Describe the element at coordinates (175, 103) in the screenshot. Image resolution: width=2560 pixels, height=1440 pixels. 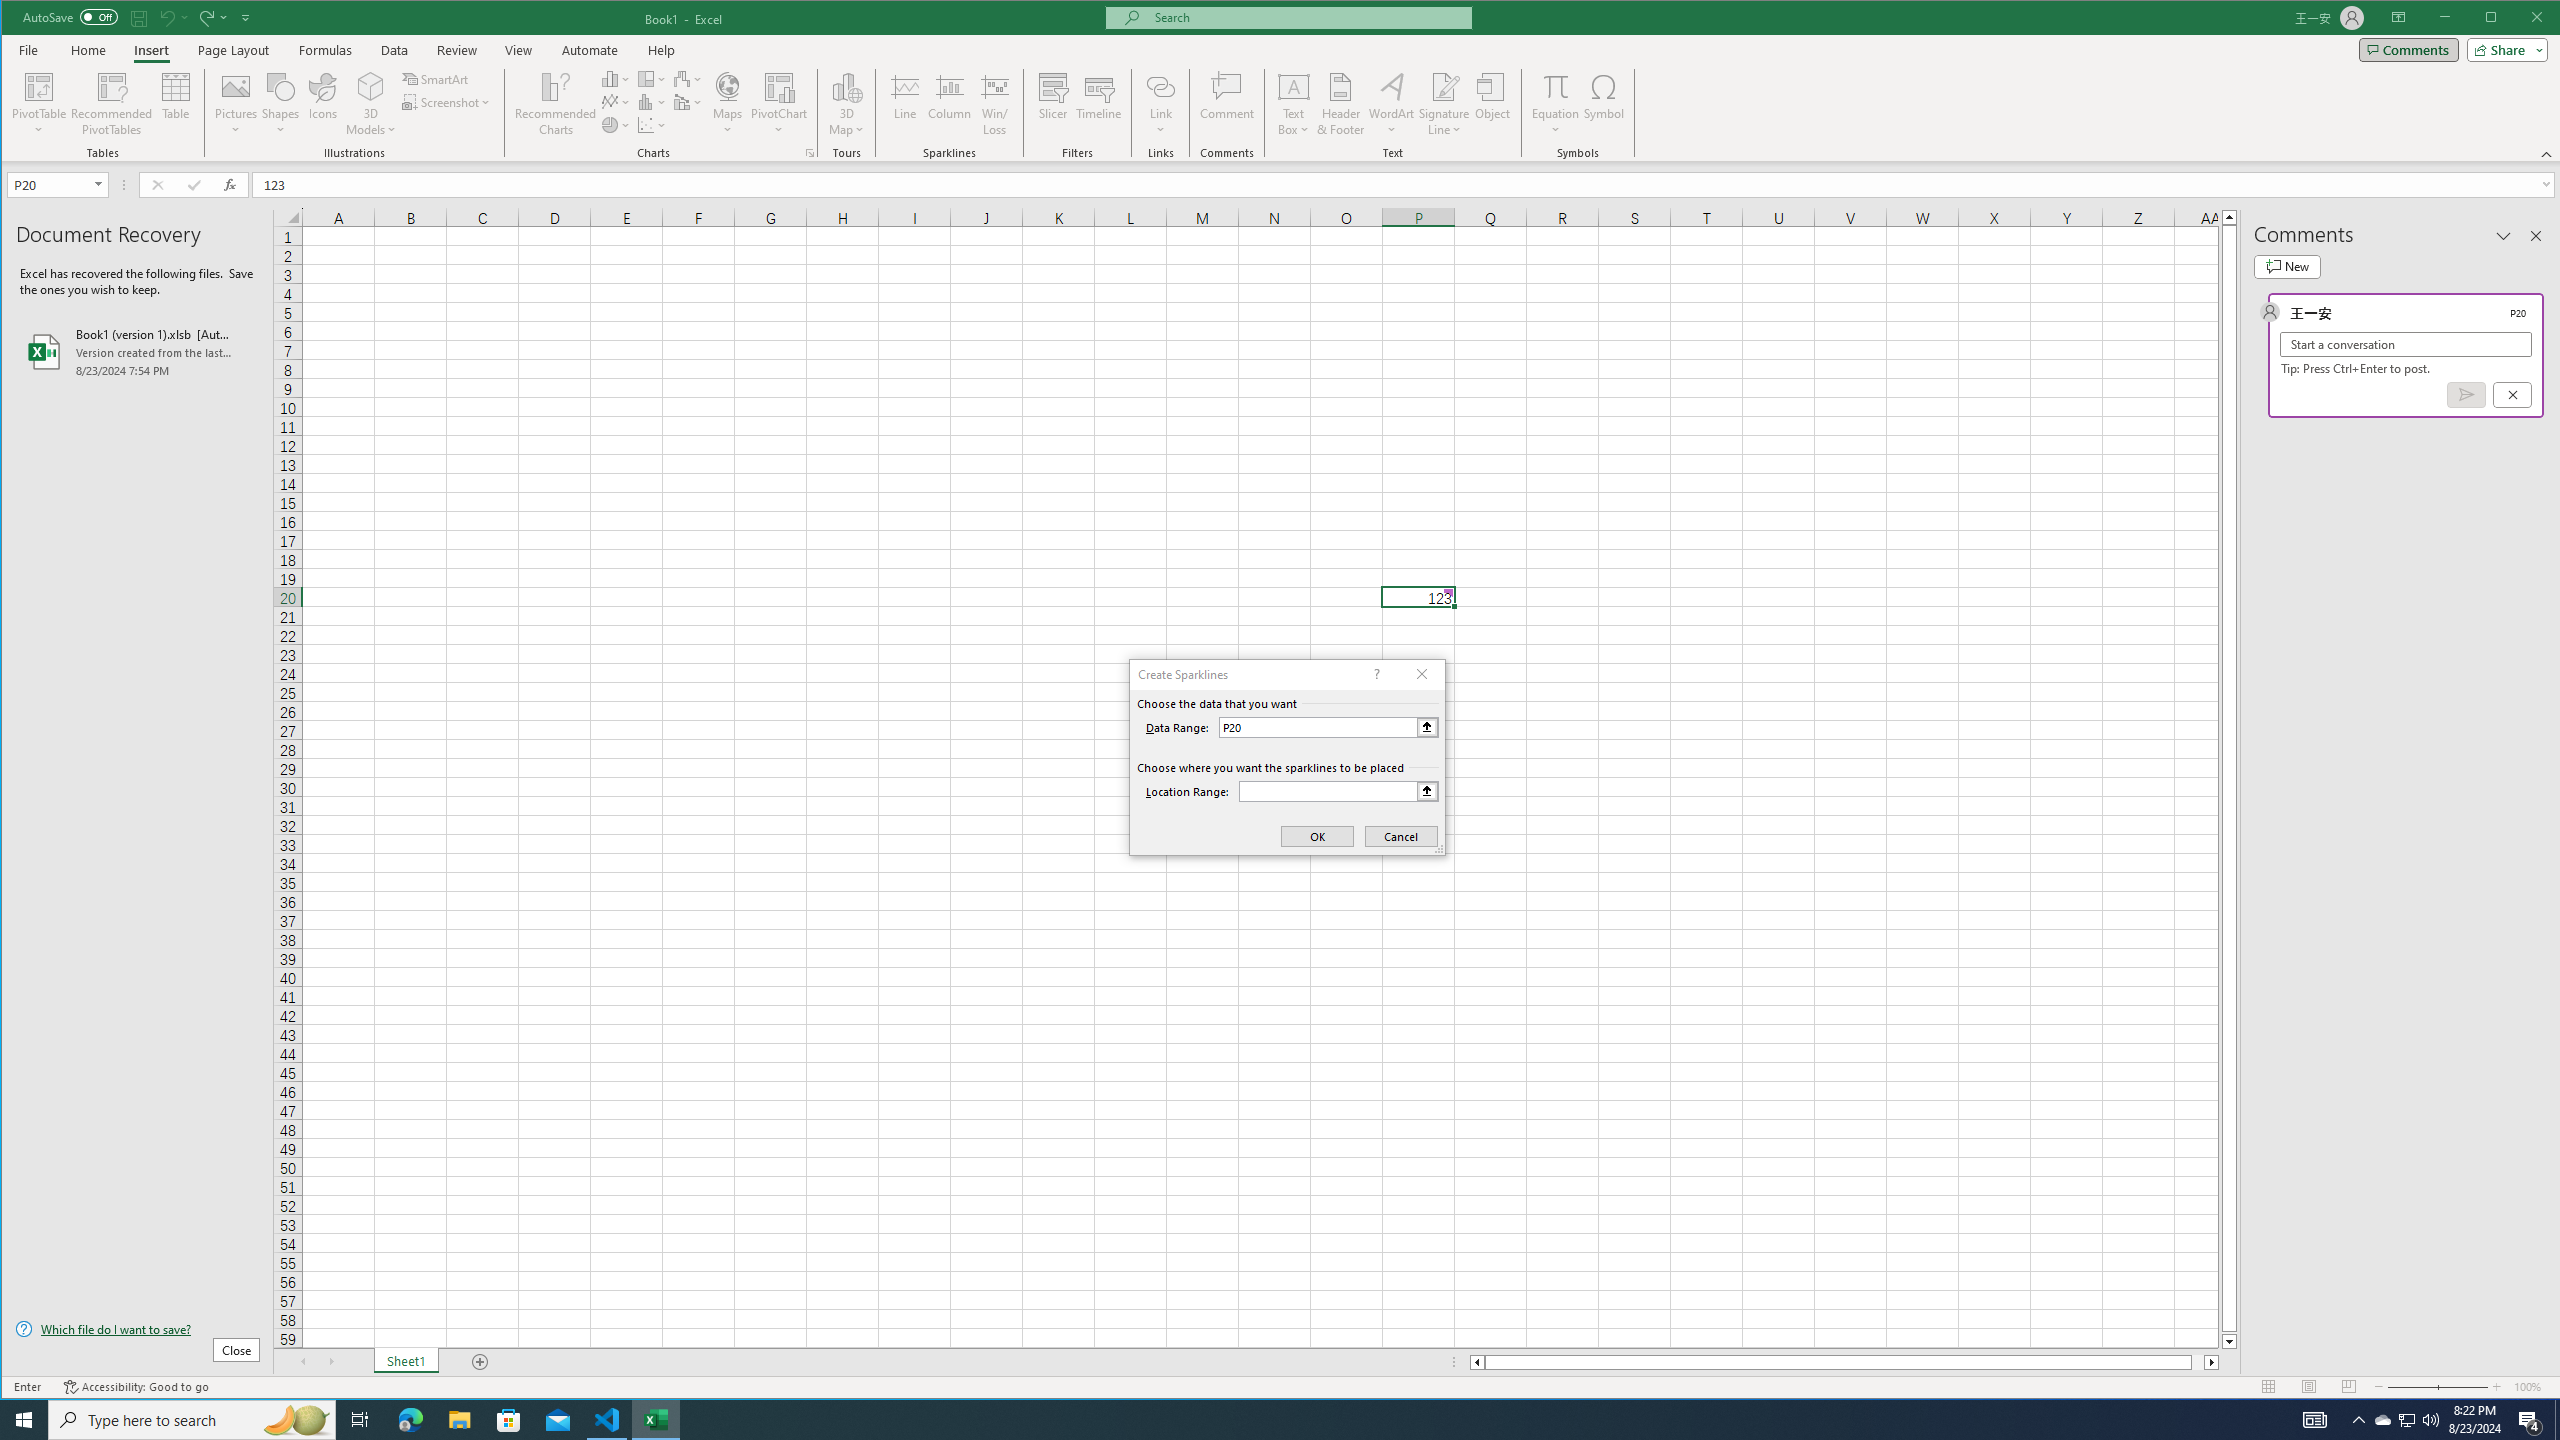
I see `'Table'` at that location.